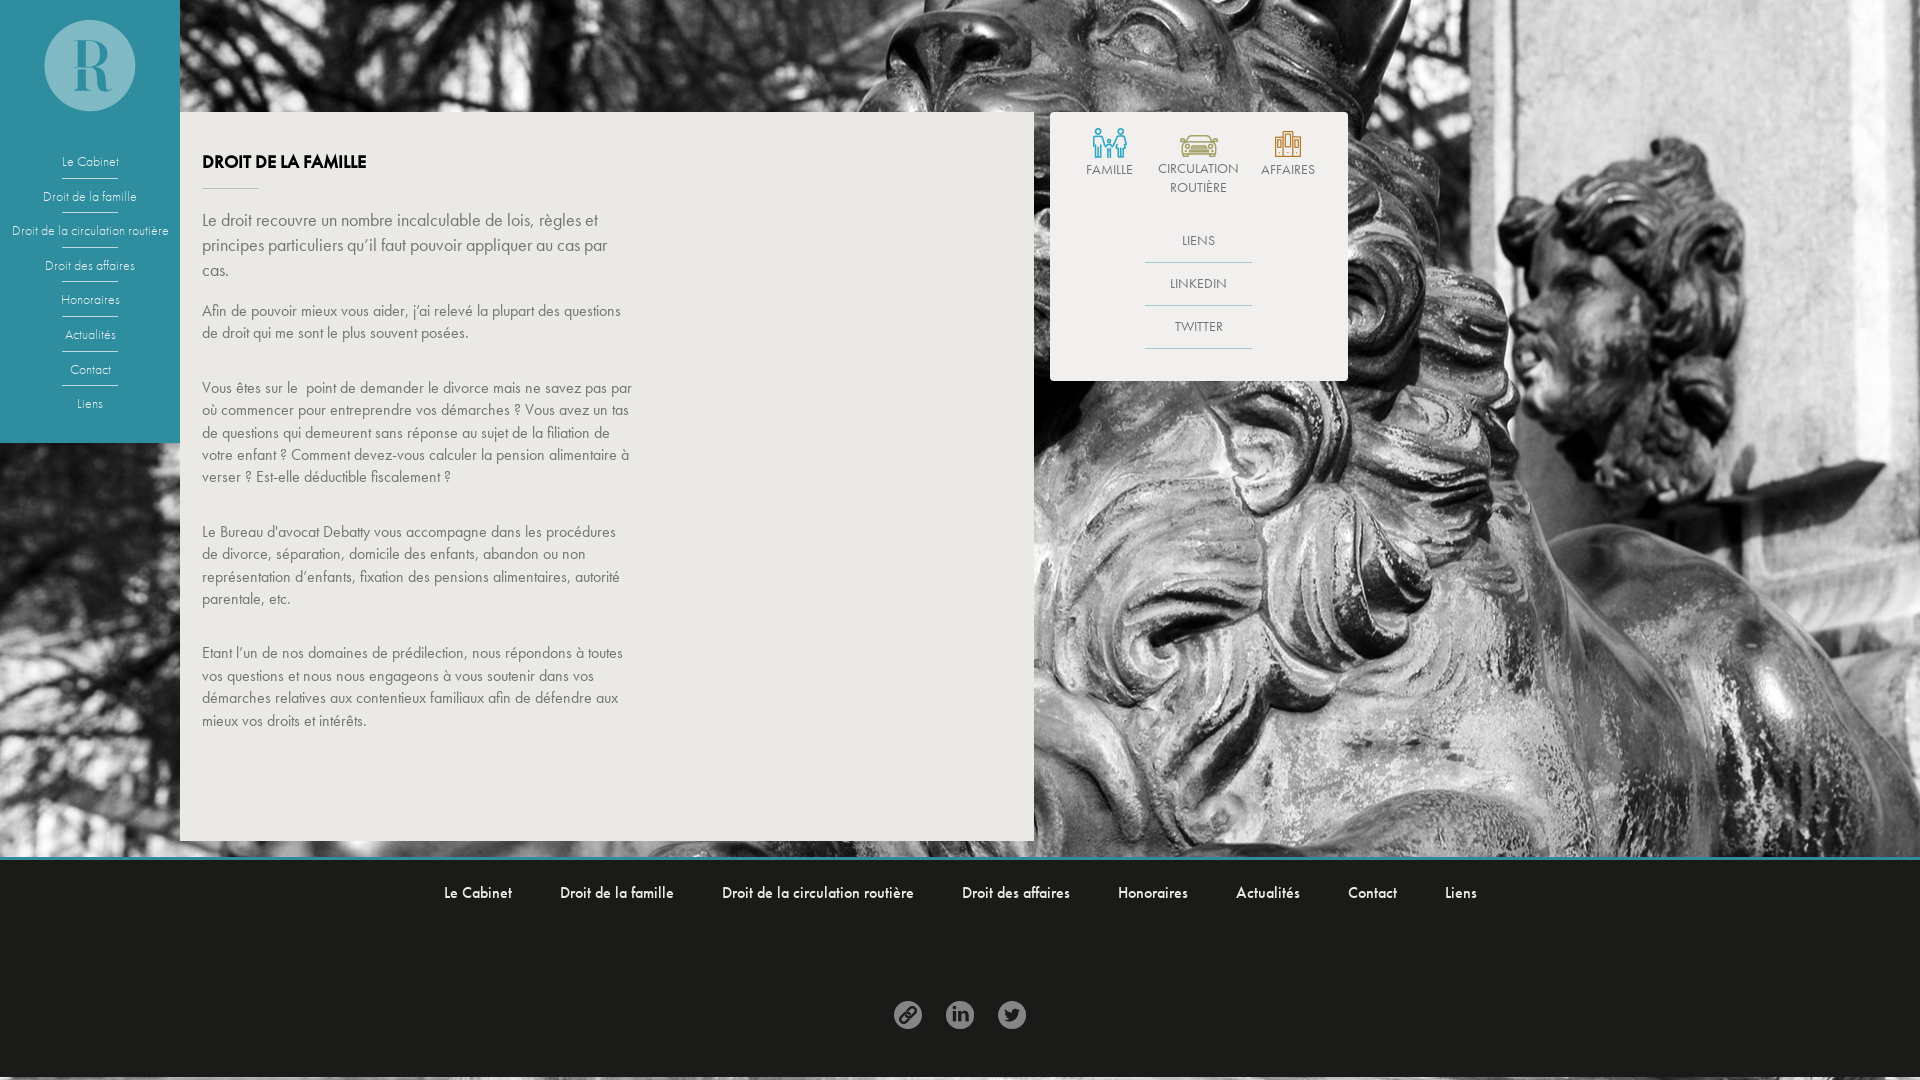 Image resolution: width=1920 pixels, height=1080 pixels. I want to click on 'AFFAIRES', so click(1287, 153).